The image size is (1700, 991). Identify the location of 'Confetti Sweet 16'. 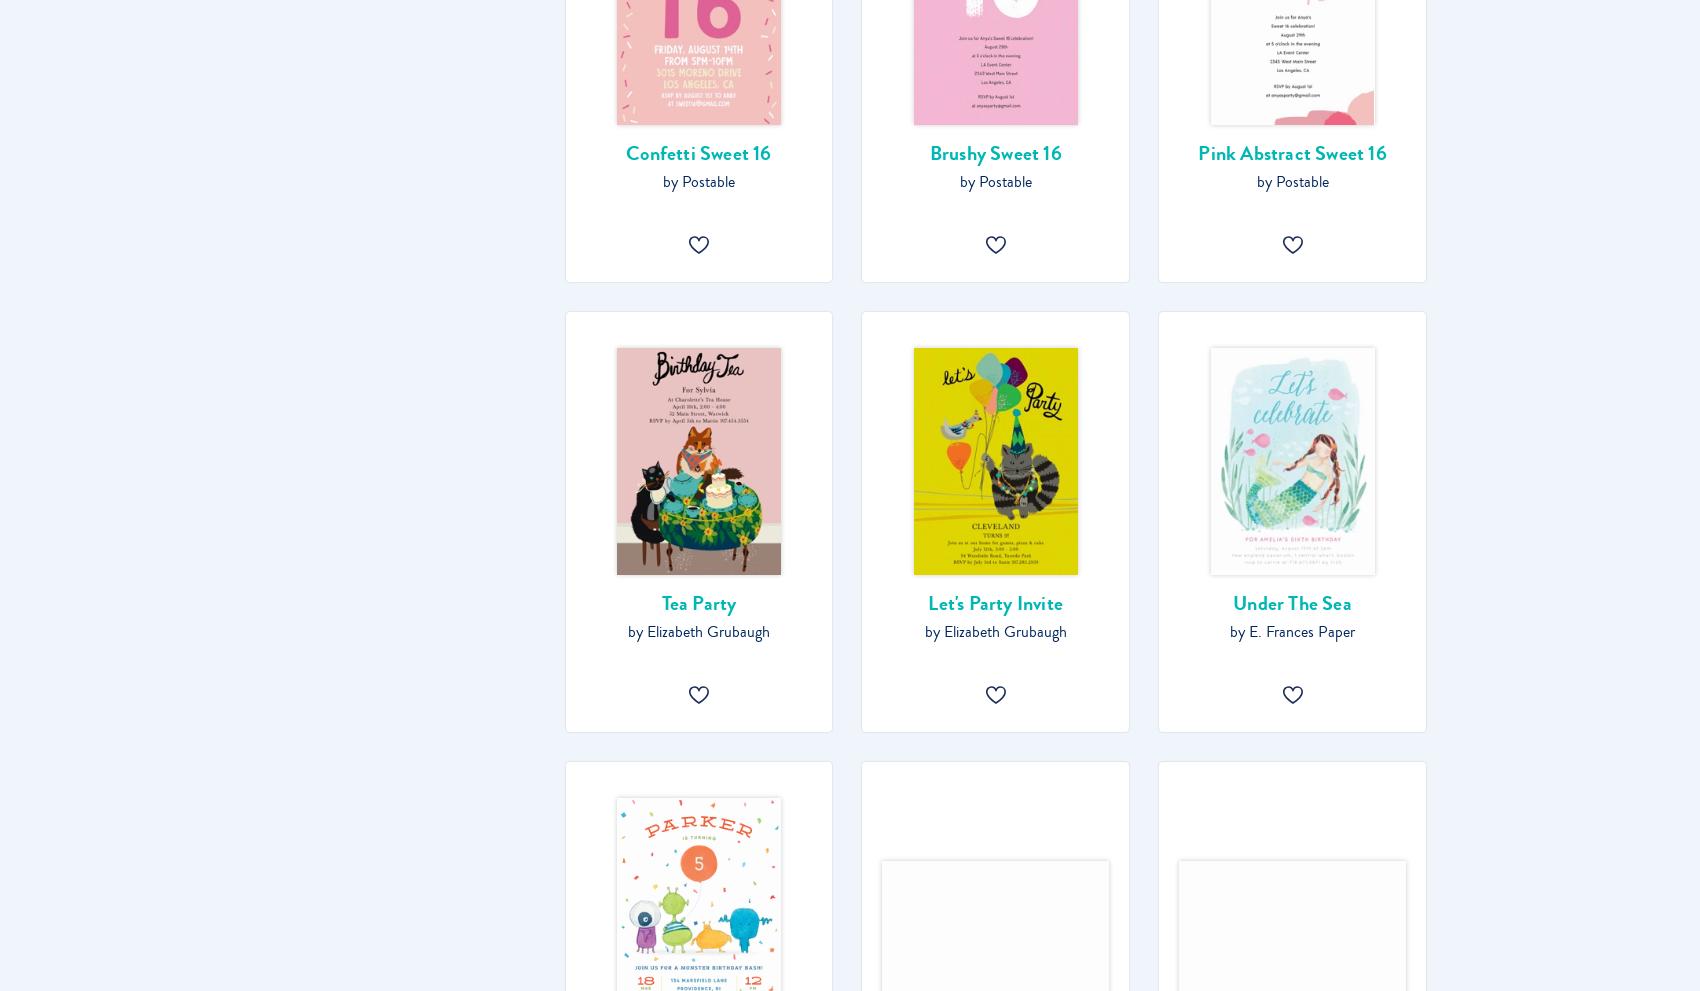
(698, 153).